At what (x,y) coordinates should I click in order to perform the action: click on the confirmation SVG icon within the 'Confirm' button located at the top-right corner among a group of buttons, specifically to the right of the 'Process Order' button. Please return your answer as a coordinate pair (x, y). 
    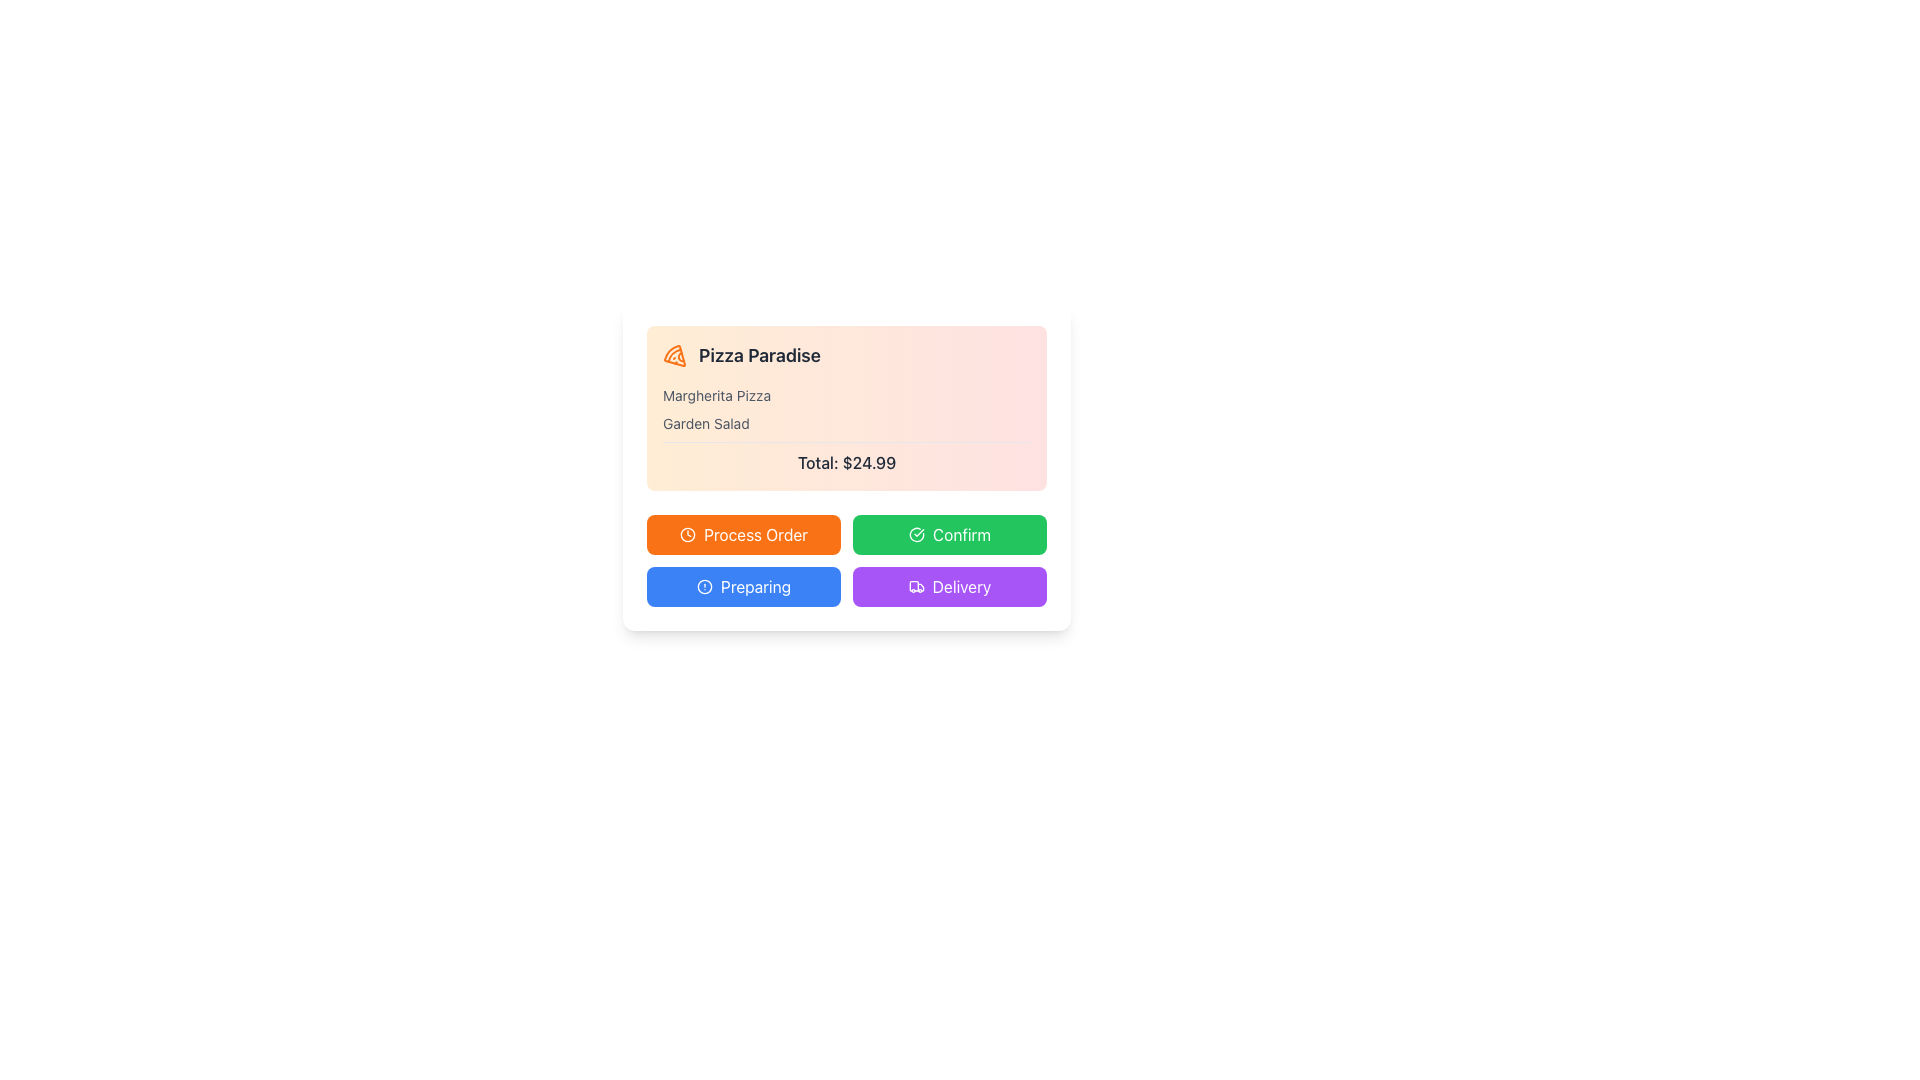
    Looking at the image, I should click on (915, 534).